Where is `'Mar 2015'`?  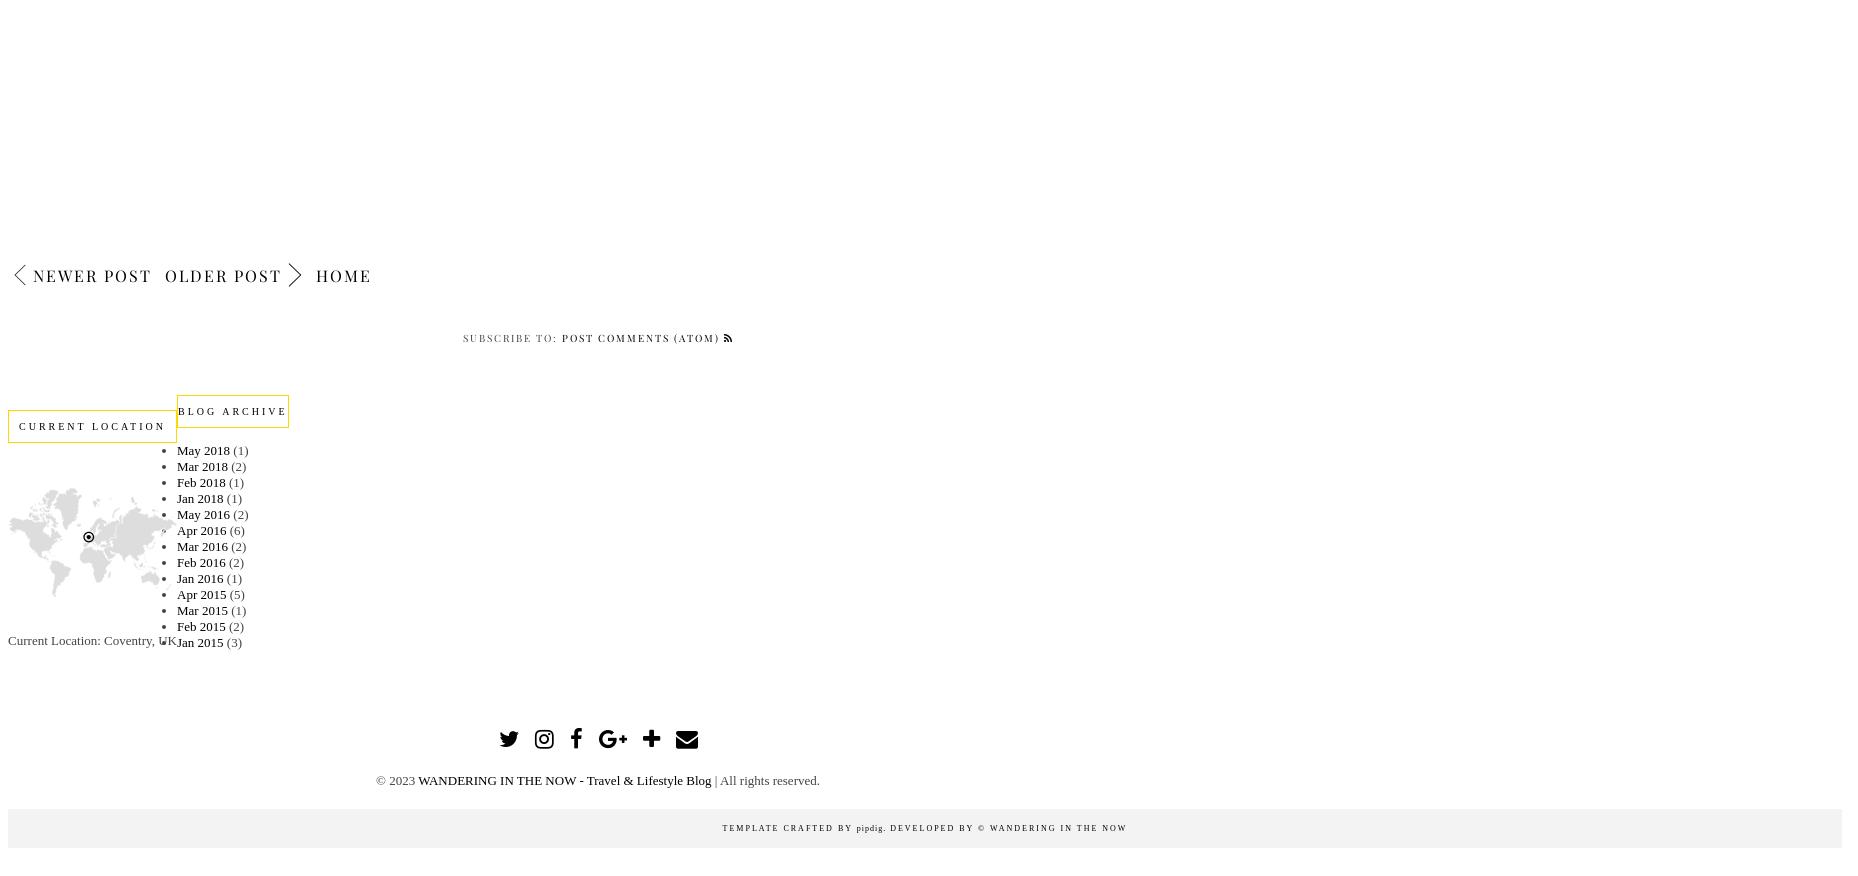
'Mar 2015' is located at coordinates (177, 609).